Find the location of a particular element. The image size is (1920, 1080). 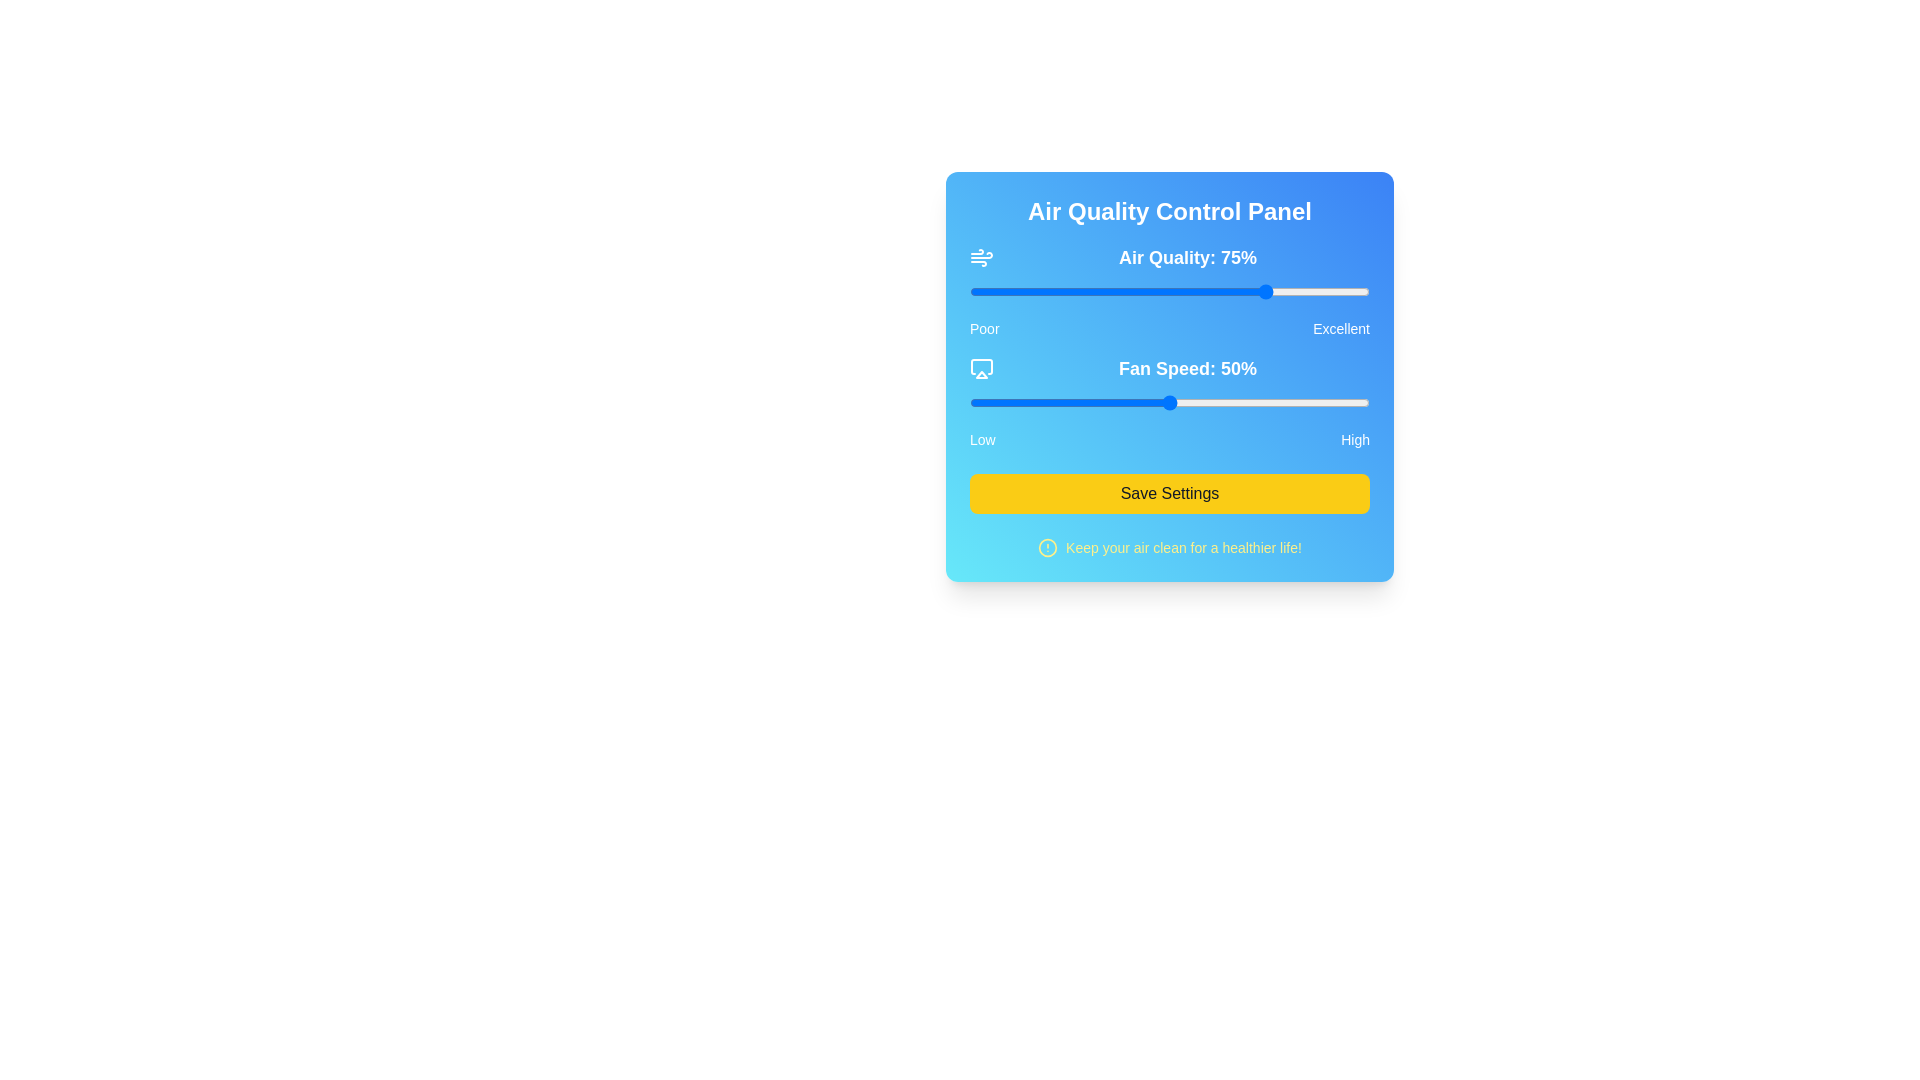

the slider control for 'Fan Speed: 50%' to set a specific value is located at coordinates (1170, 402).